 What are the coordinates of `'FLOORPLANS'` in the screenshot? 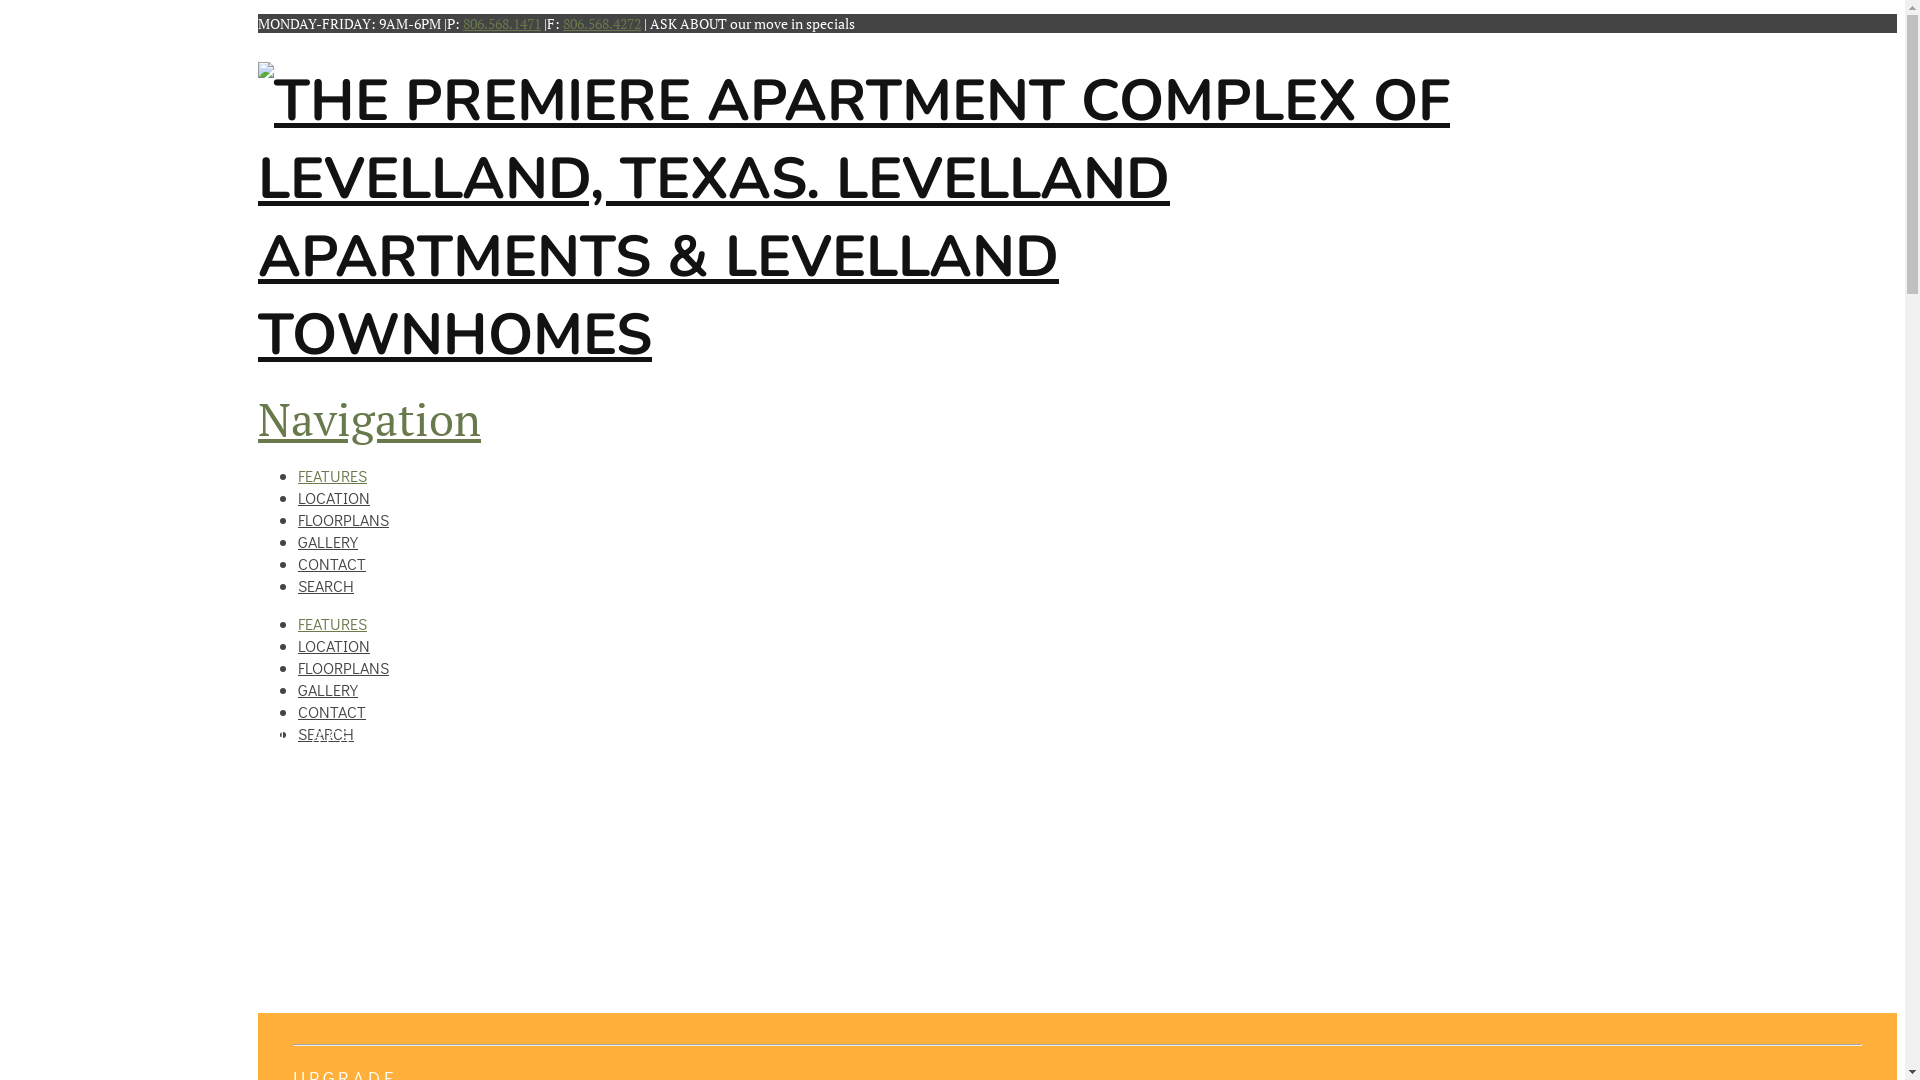 It's located at (343, 512).